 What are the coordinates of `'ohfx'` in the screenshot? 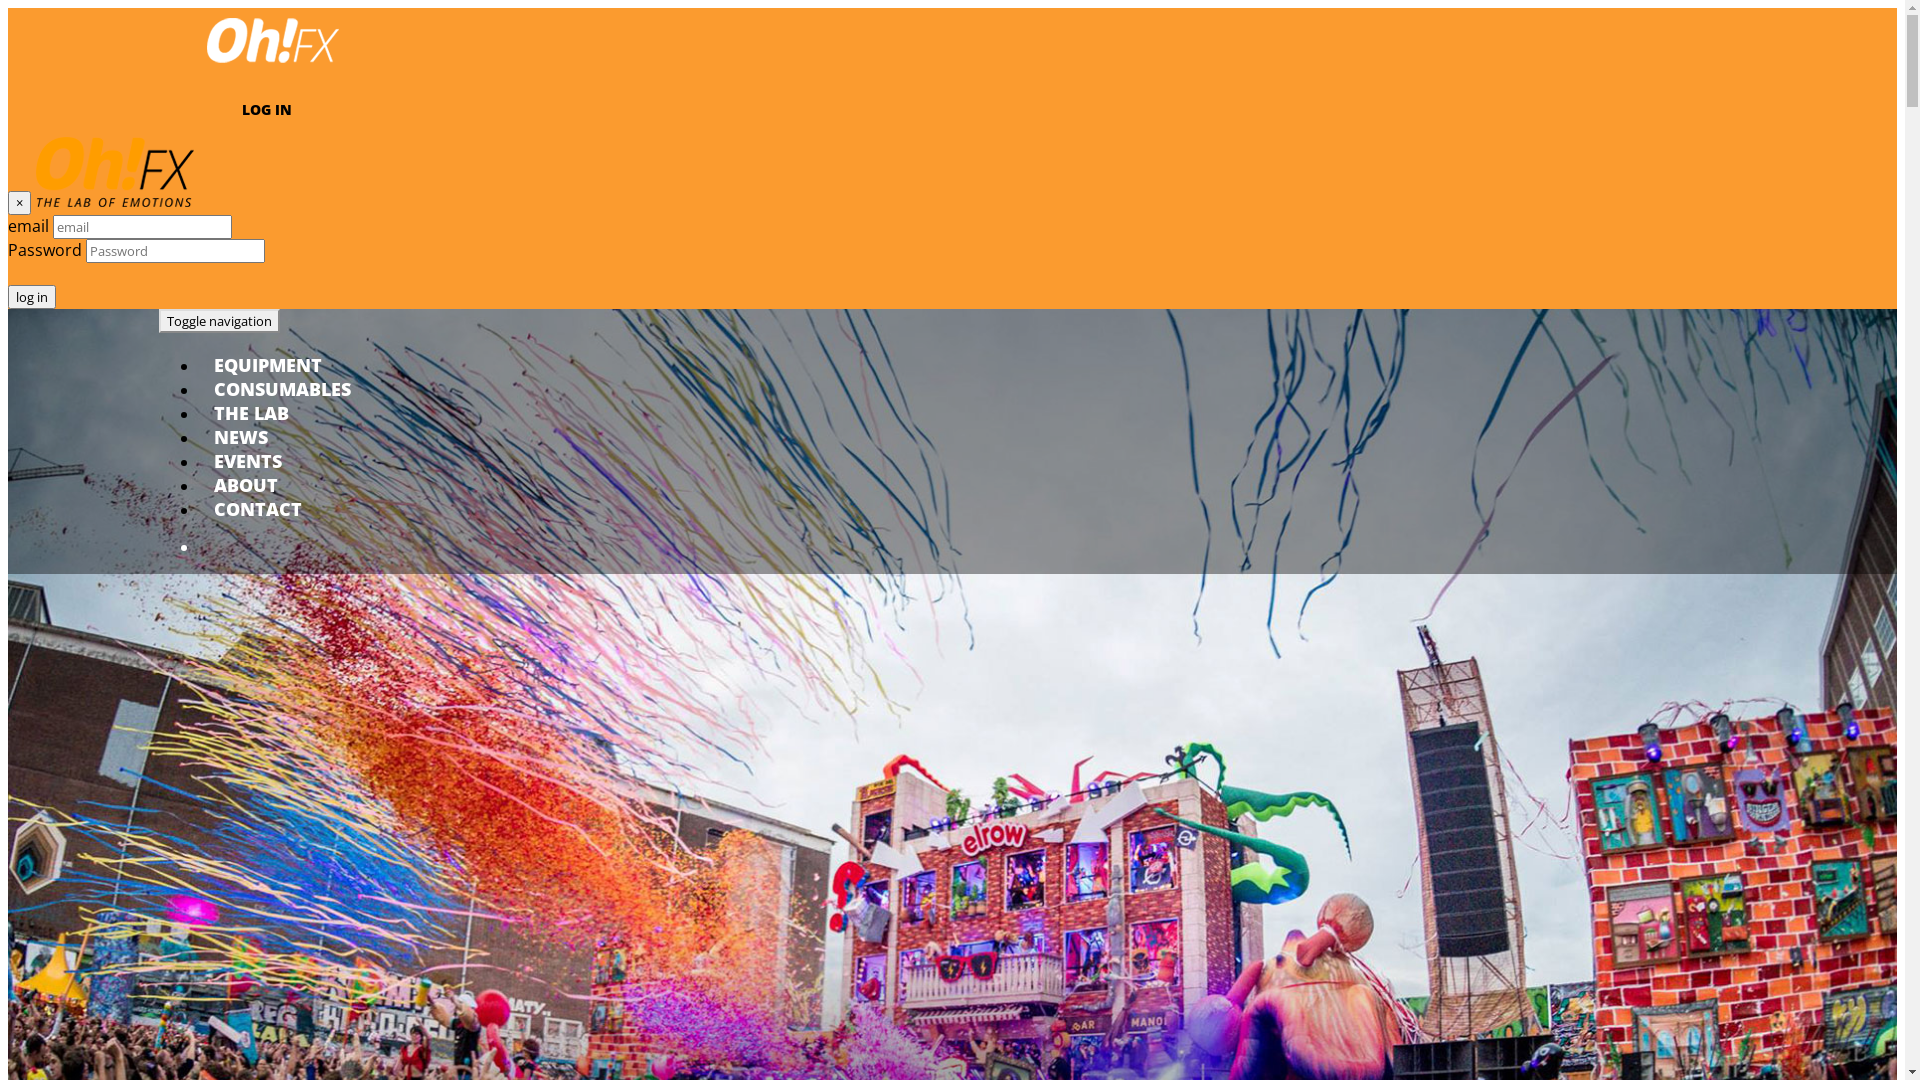 It's located at (272, 65).